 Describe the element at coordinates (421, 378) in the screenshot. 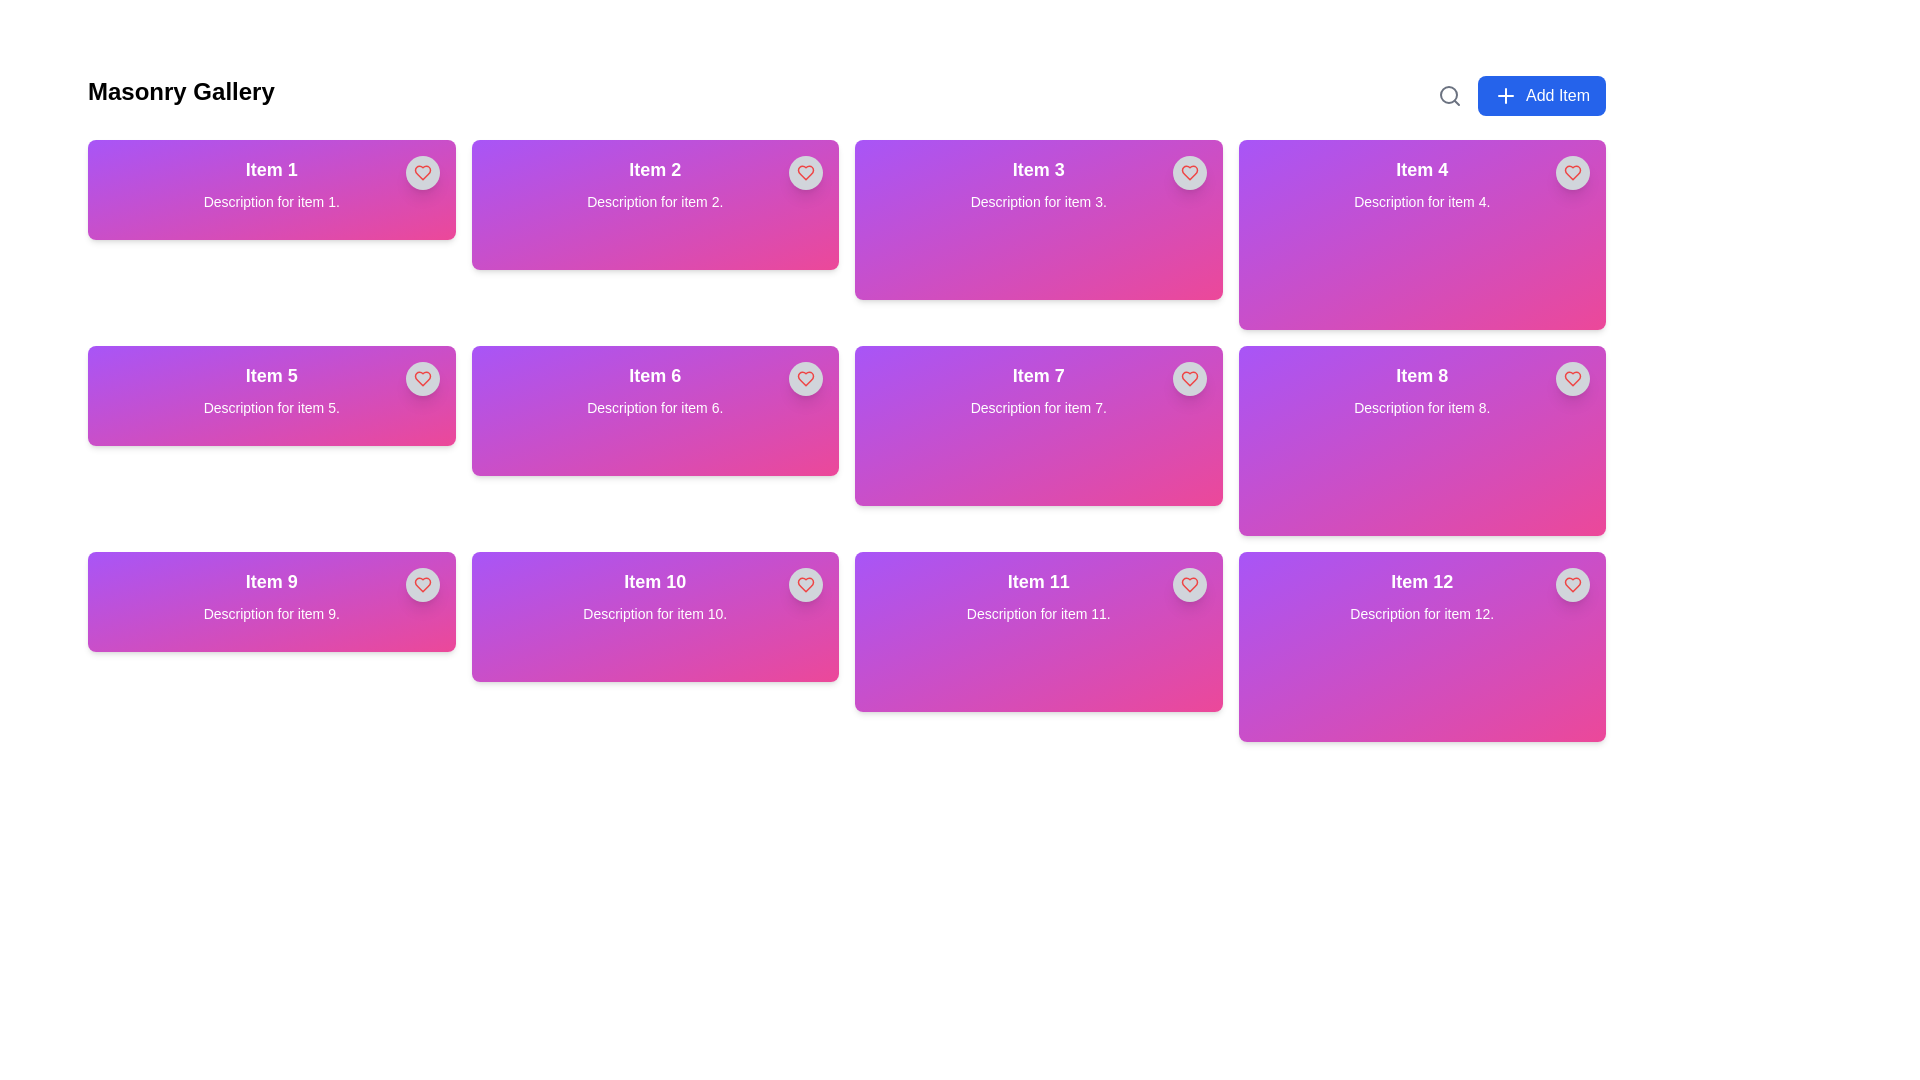

I see `the circular button with a gray background and a red hollow heart icon in the top-right corner of the card labeled 'Item 5' to favorite the item` at that location.